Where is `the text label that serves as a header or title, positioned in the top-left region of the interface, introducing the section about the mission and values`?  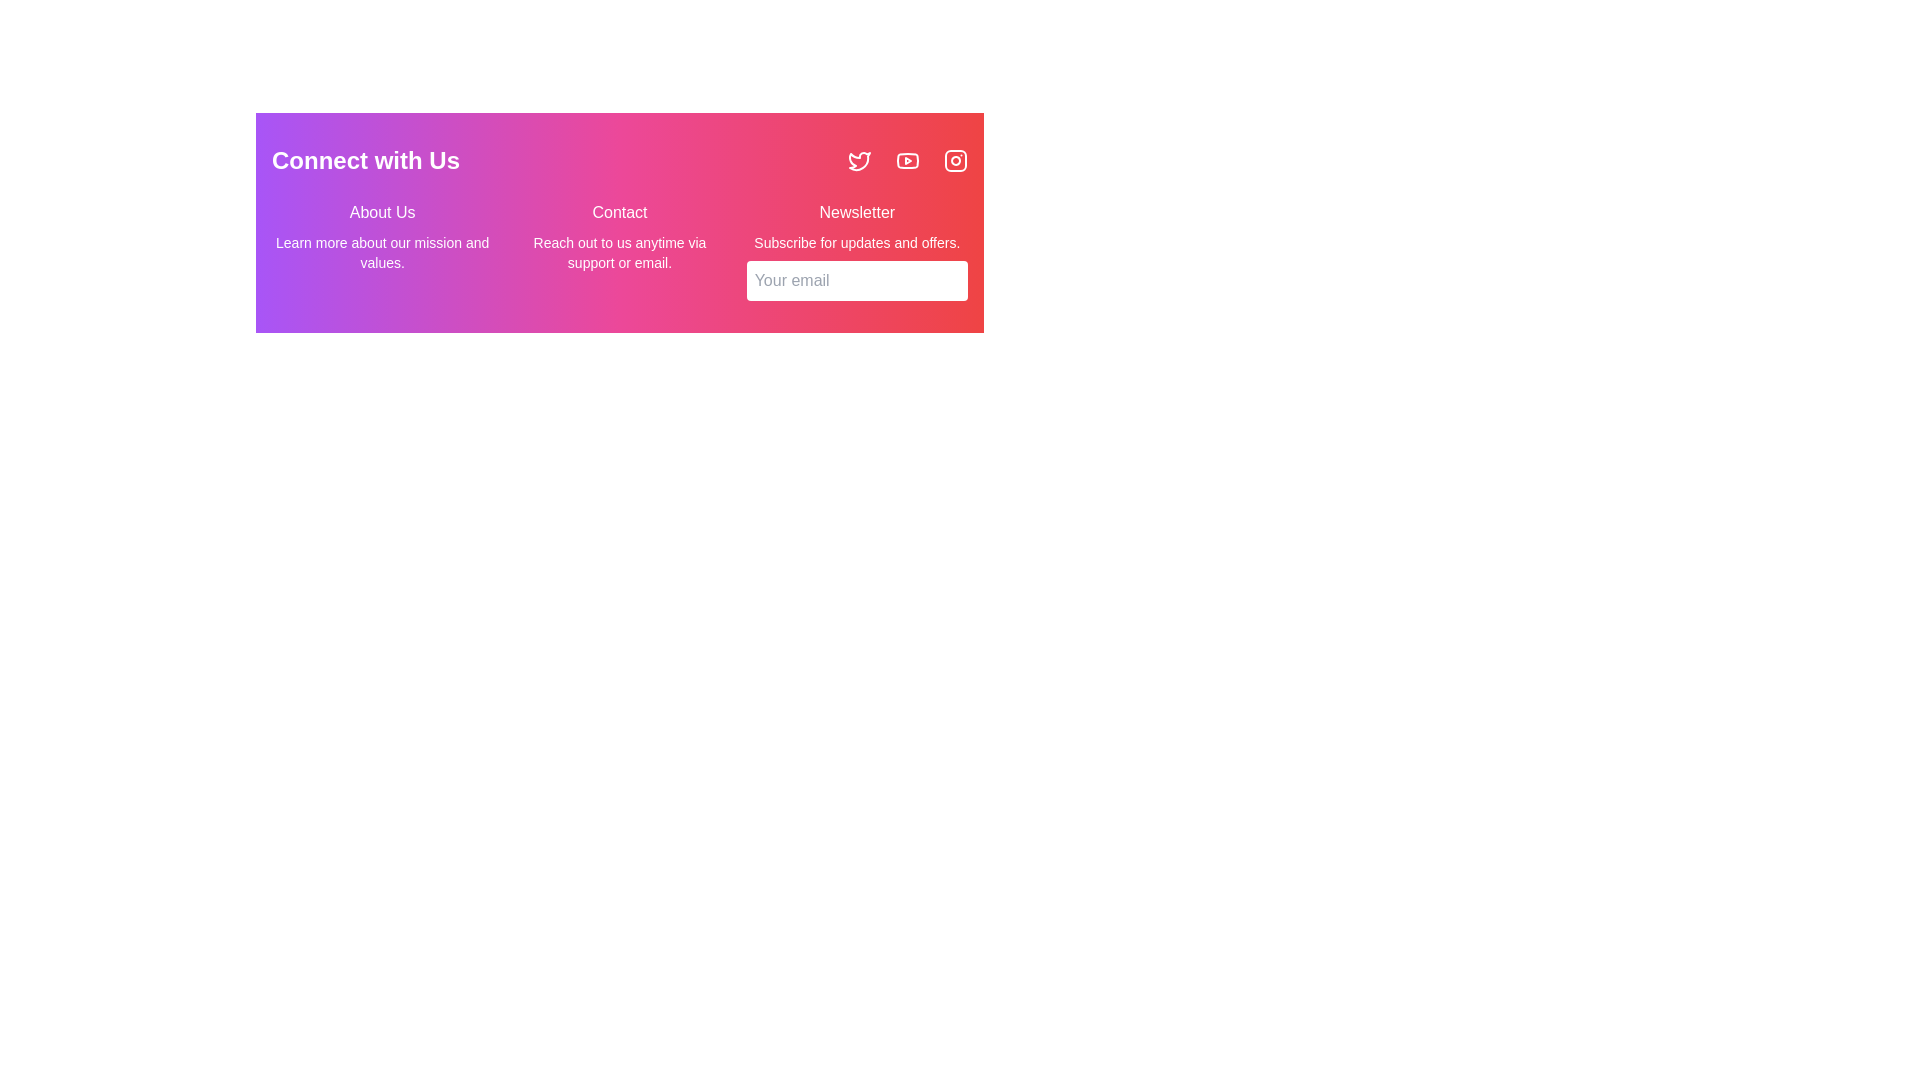
the text label that serves as a header or title, positioned in the top-left region of the interface, introducing the section about the mission and values is located at coordinates (382, 212).